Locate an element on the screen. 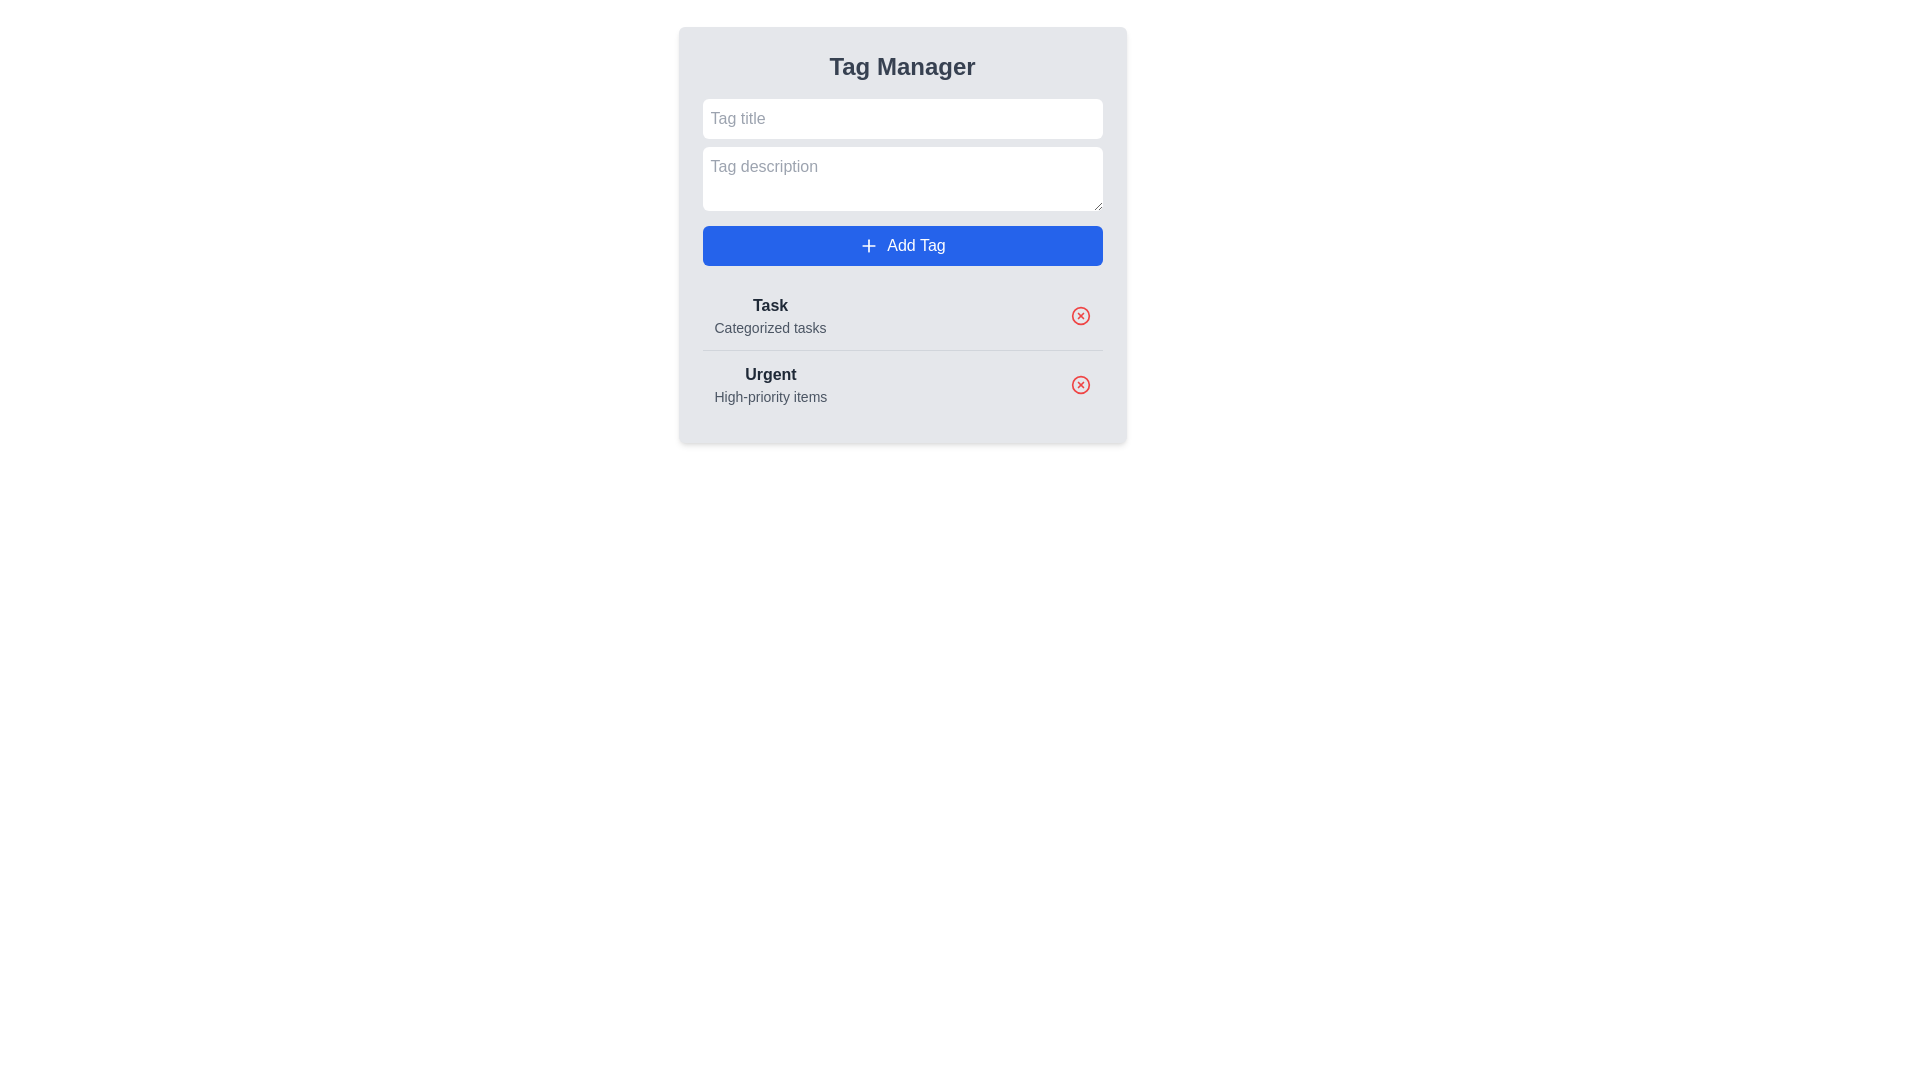 The width and height of the screenshot is (1920, 1080). the 'Urgent' text label, which is styled in bold and dark gray, located in the 'Tag Manager' section just above 'High-priority items' is located at coordinates (769, 374).